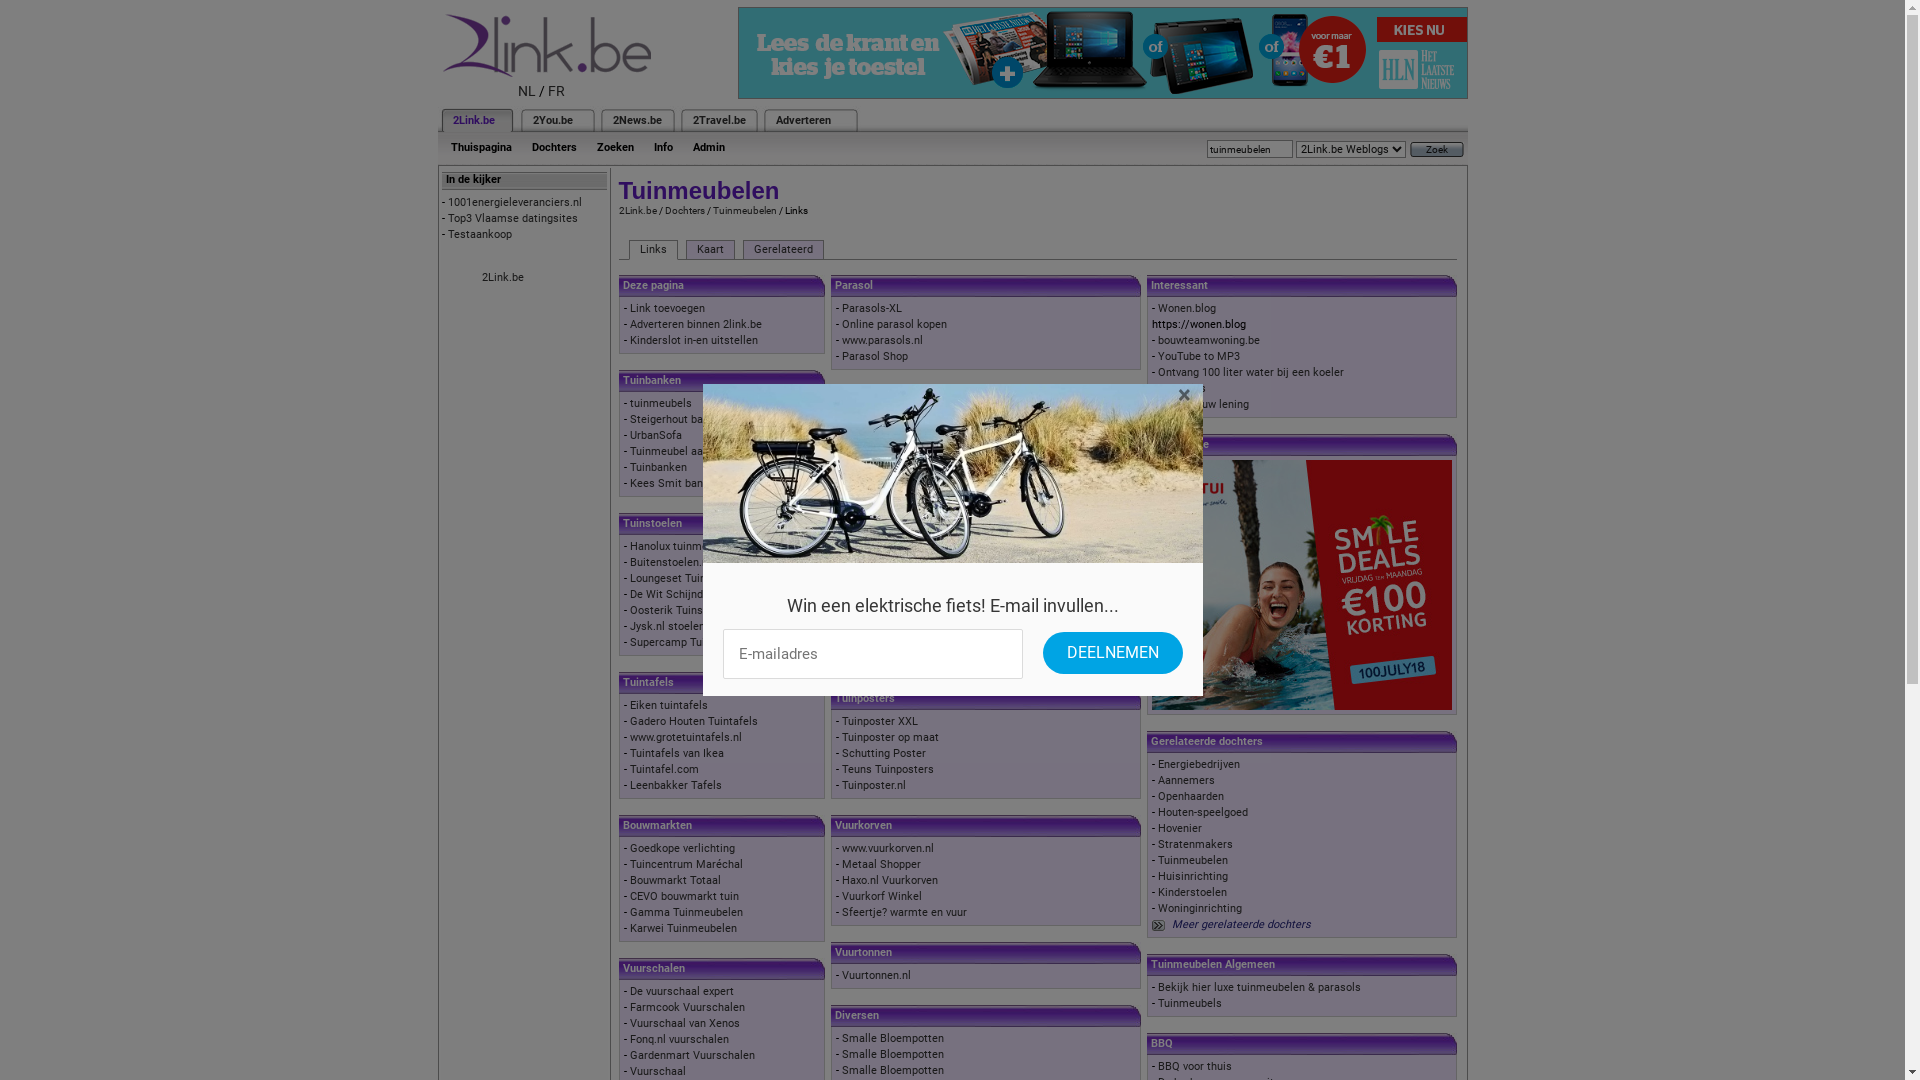 This screenshot has width=1920, height=1080. I want to click on '1001energieleveranciers.nl', so click(514, 202).